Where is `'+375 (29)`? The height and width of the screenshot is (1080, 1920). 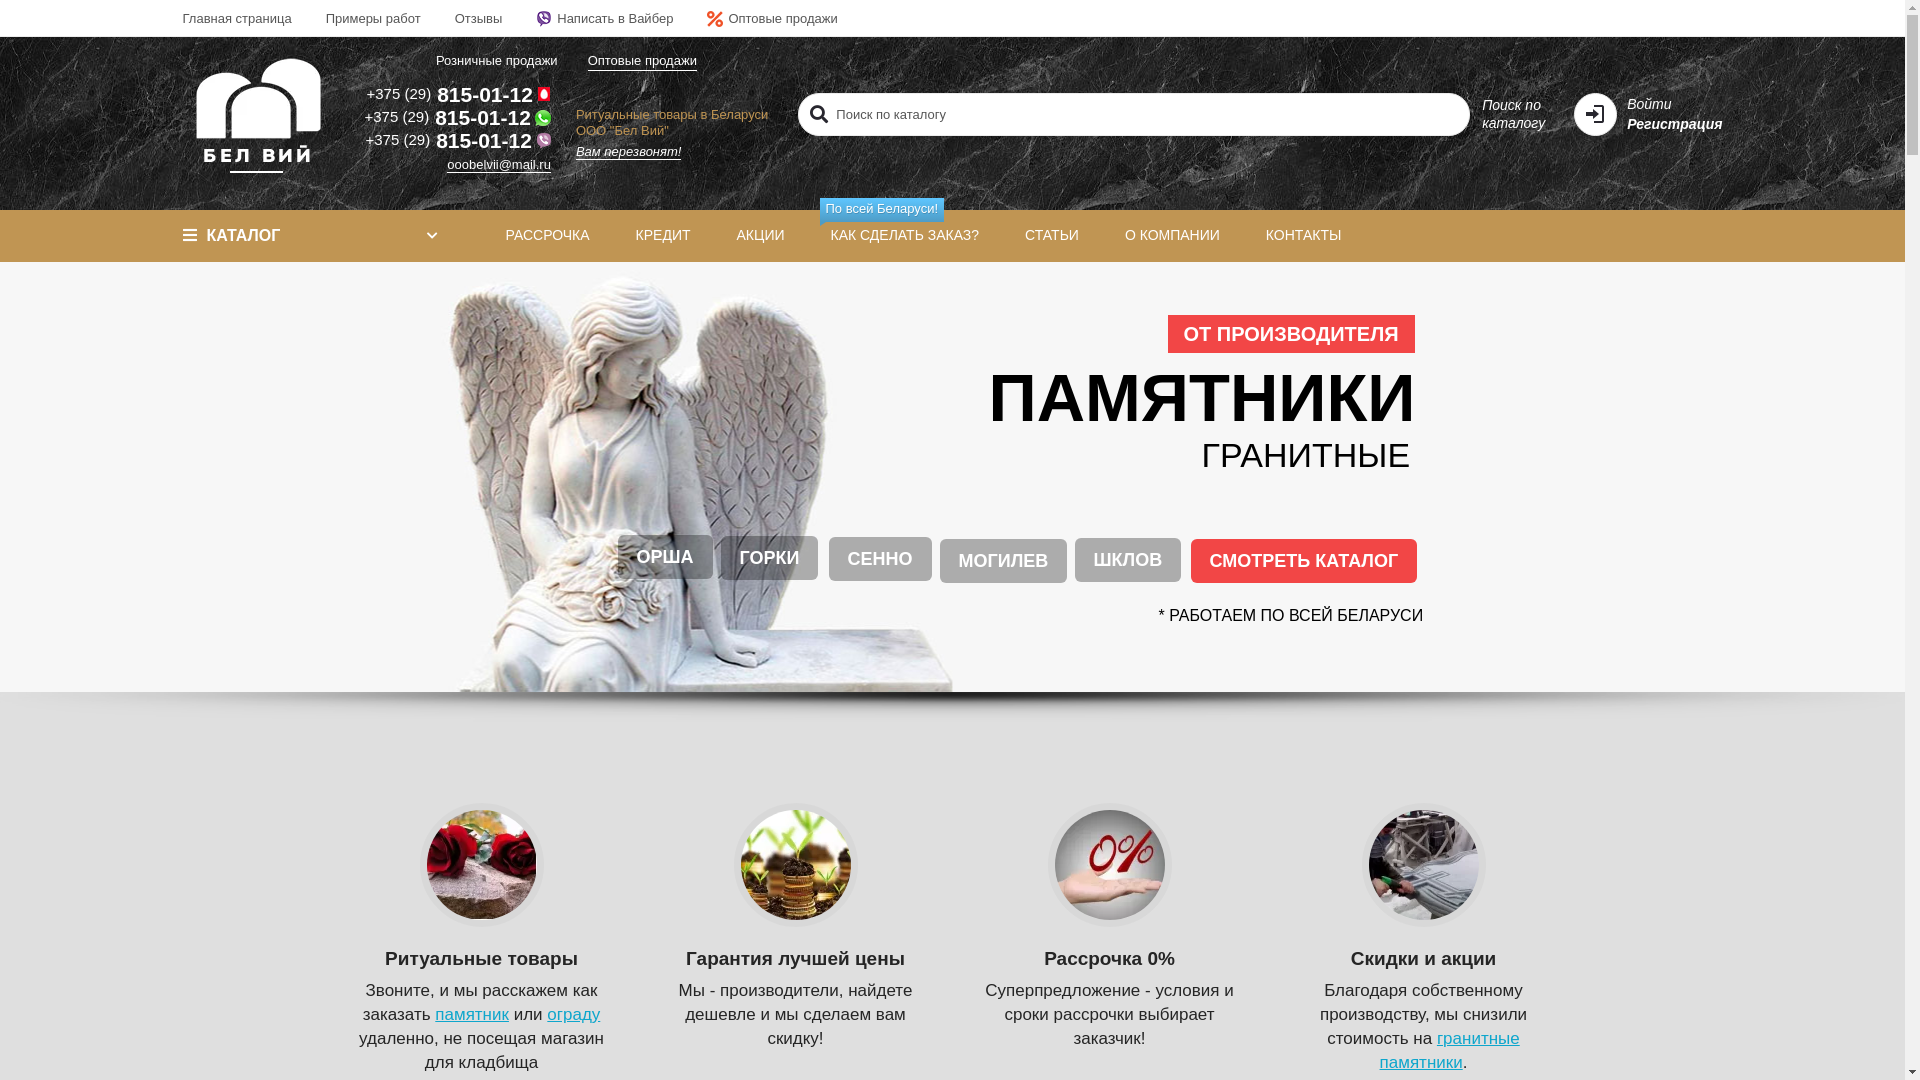 '+375 (29) is located at coordinates (455, 139).